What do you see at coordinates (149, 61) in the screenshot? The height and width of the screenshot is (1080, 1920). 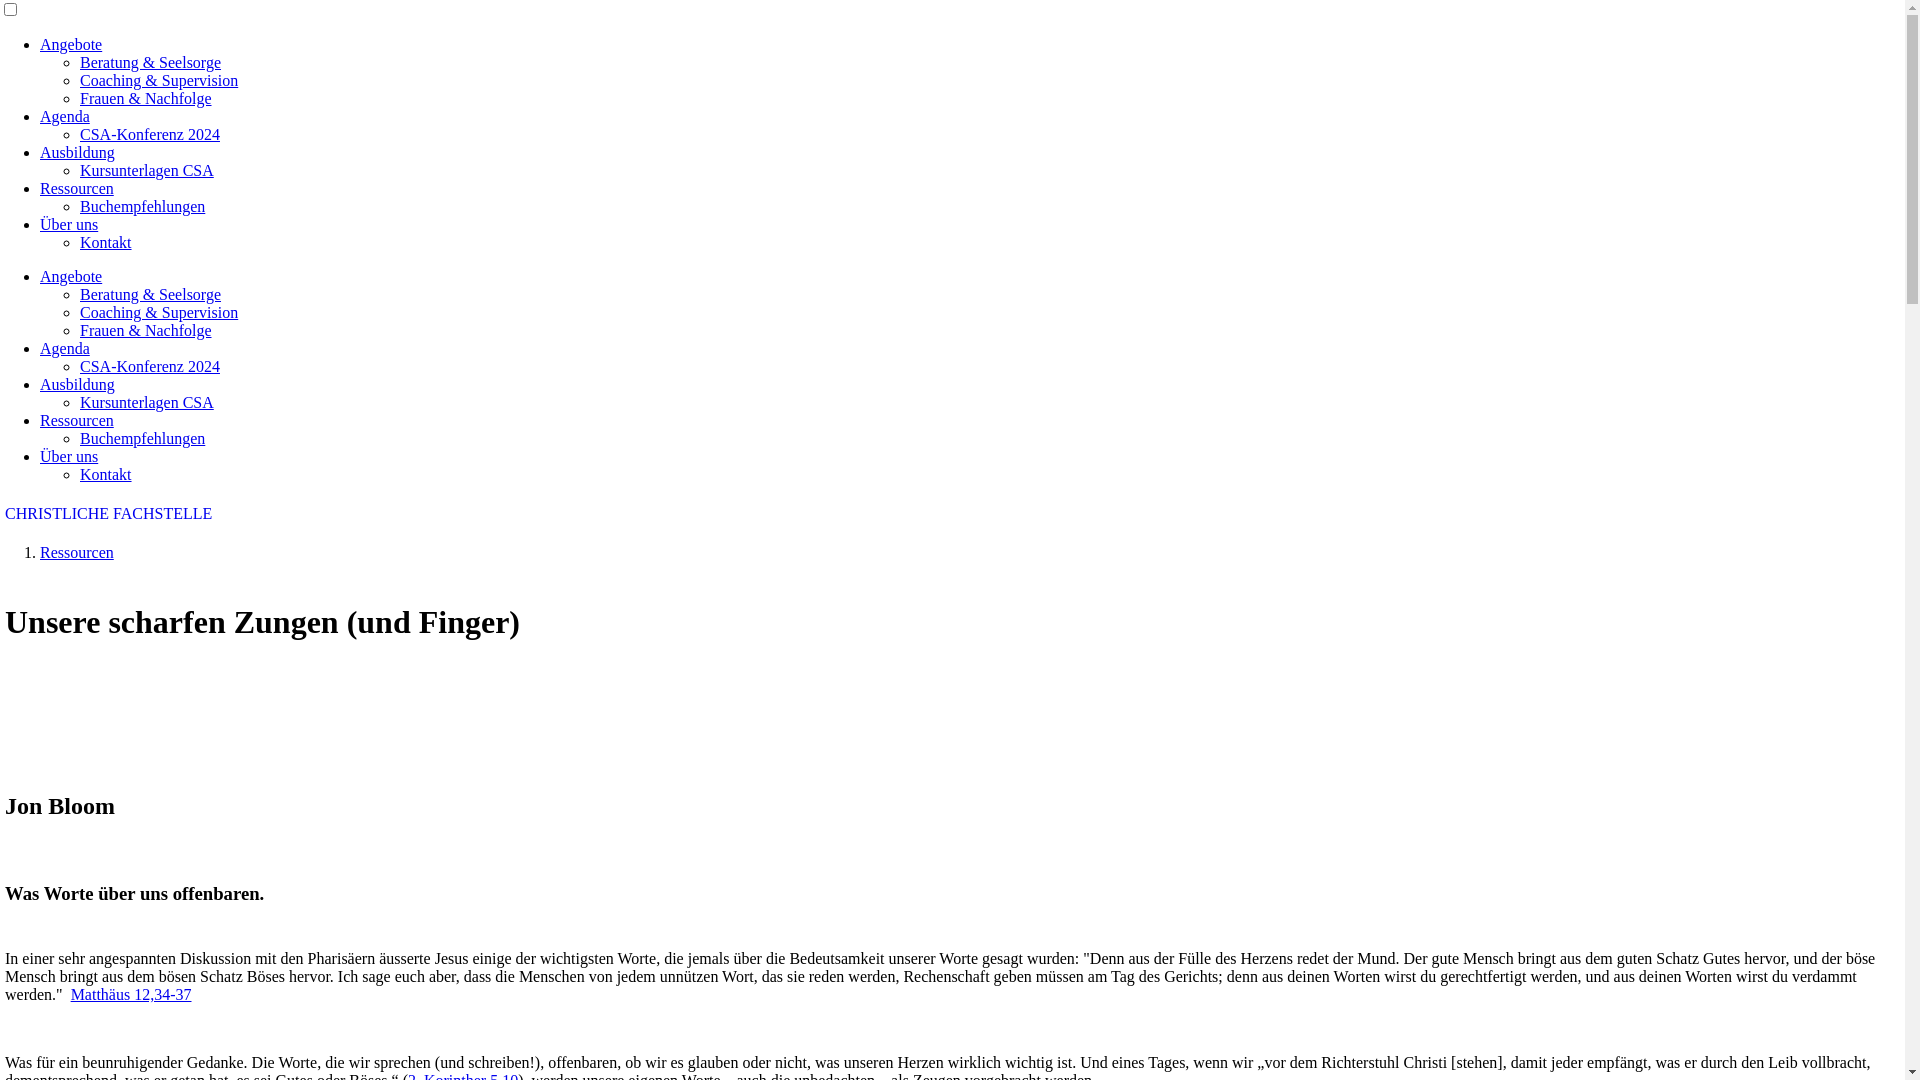 I see `'Beratung & Seelsorge'` at bounding box center [149, 61].